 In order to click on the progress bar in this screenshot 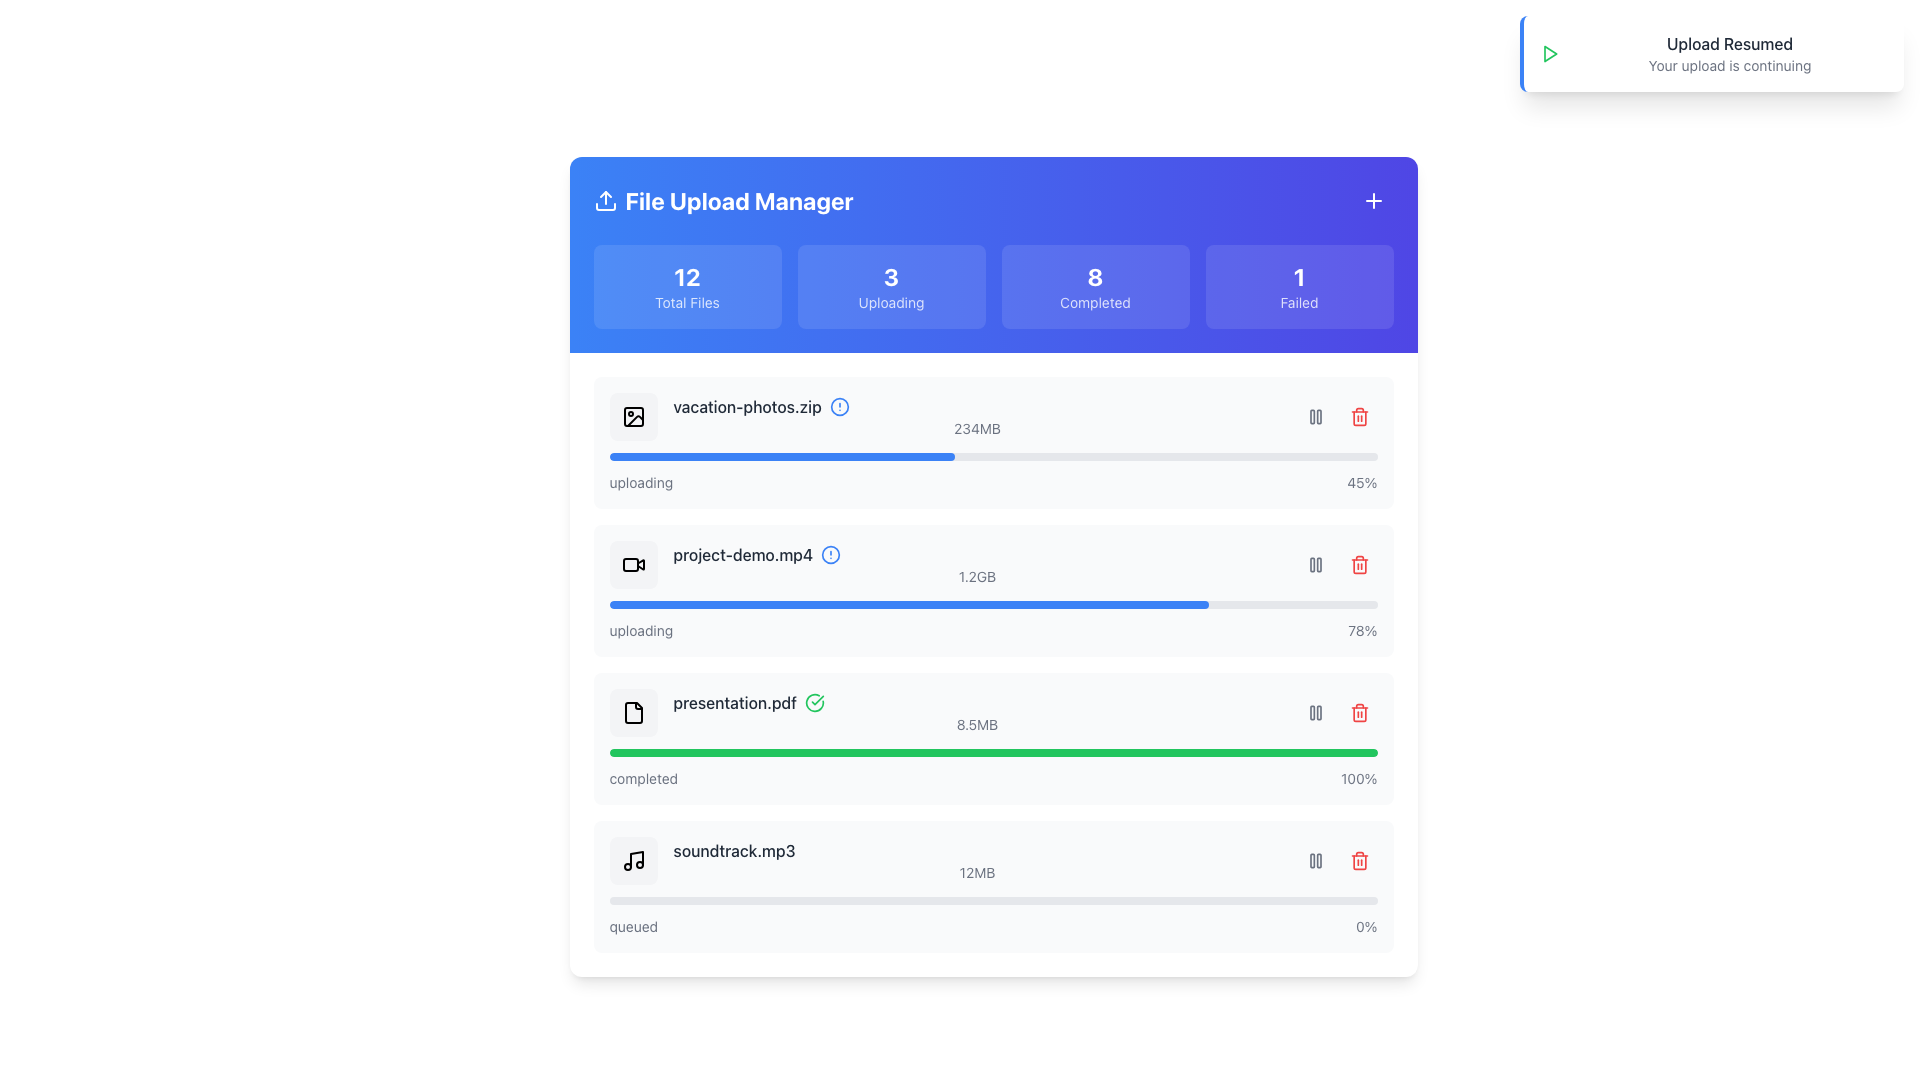, I will do `click(909, 456)`.